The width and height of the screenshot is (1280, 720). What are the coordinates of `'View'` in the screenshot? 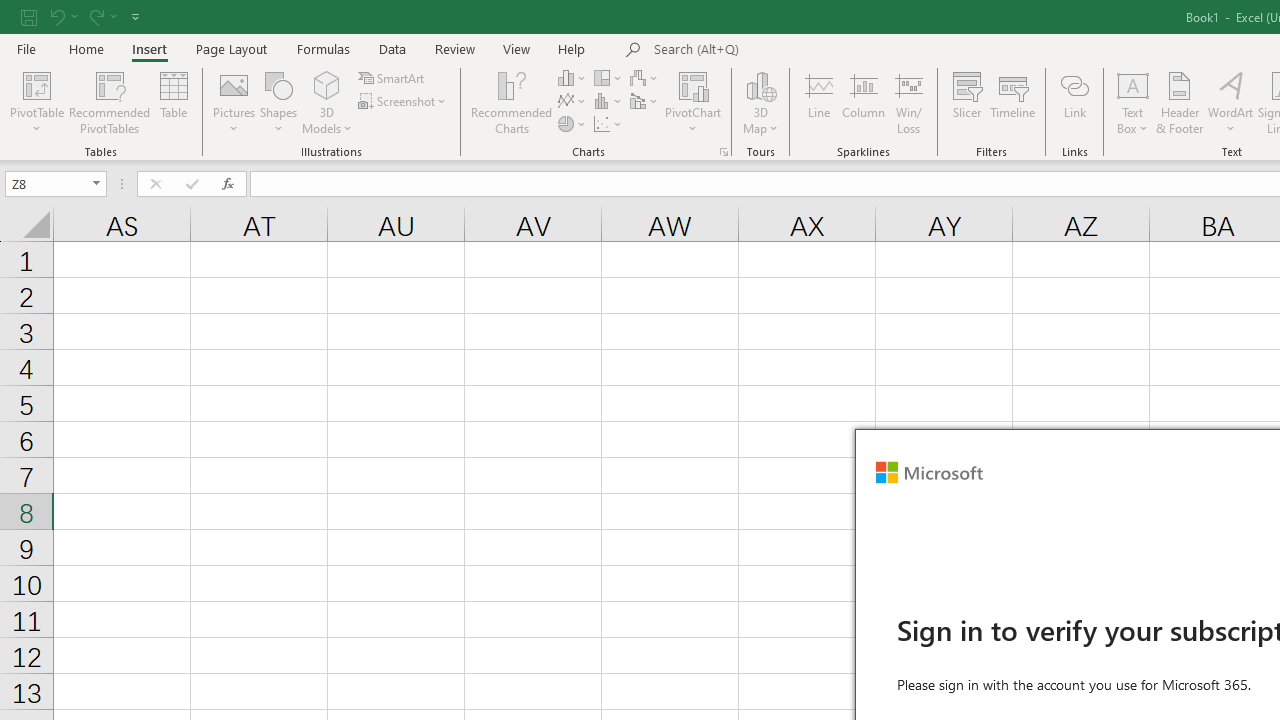 It's located at (517, 48).